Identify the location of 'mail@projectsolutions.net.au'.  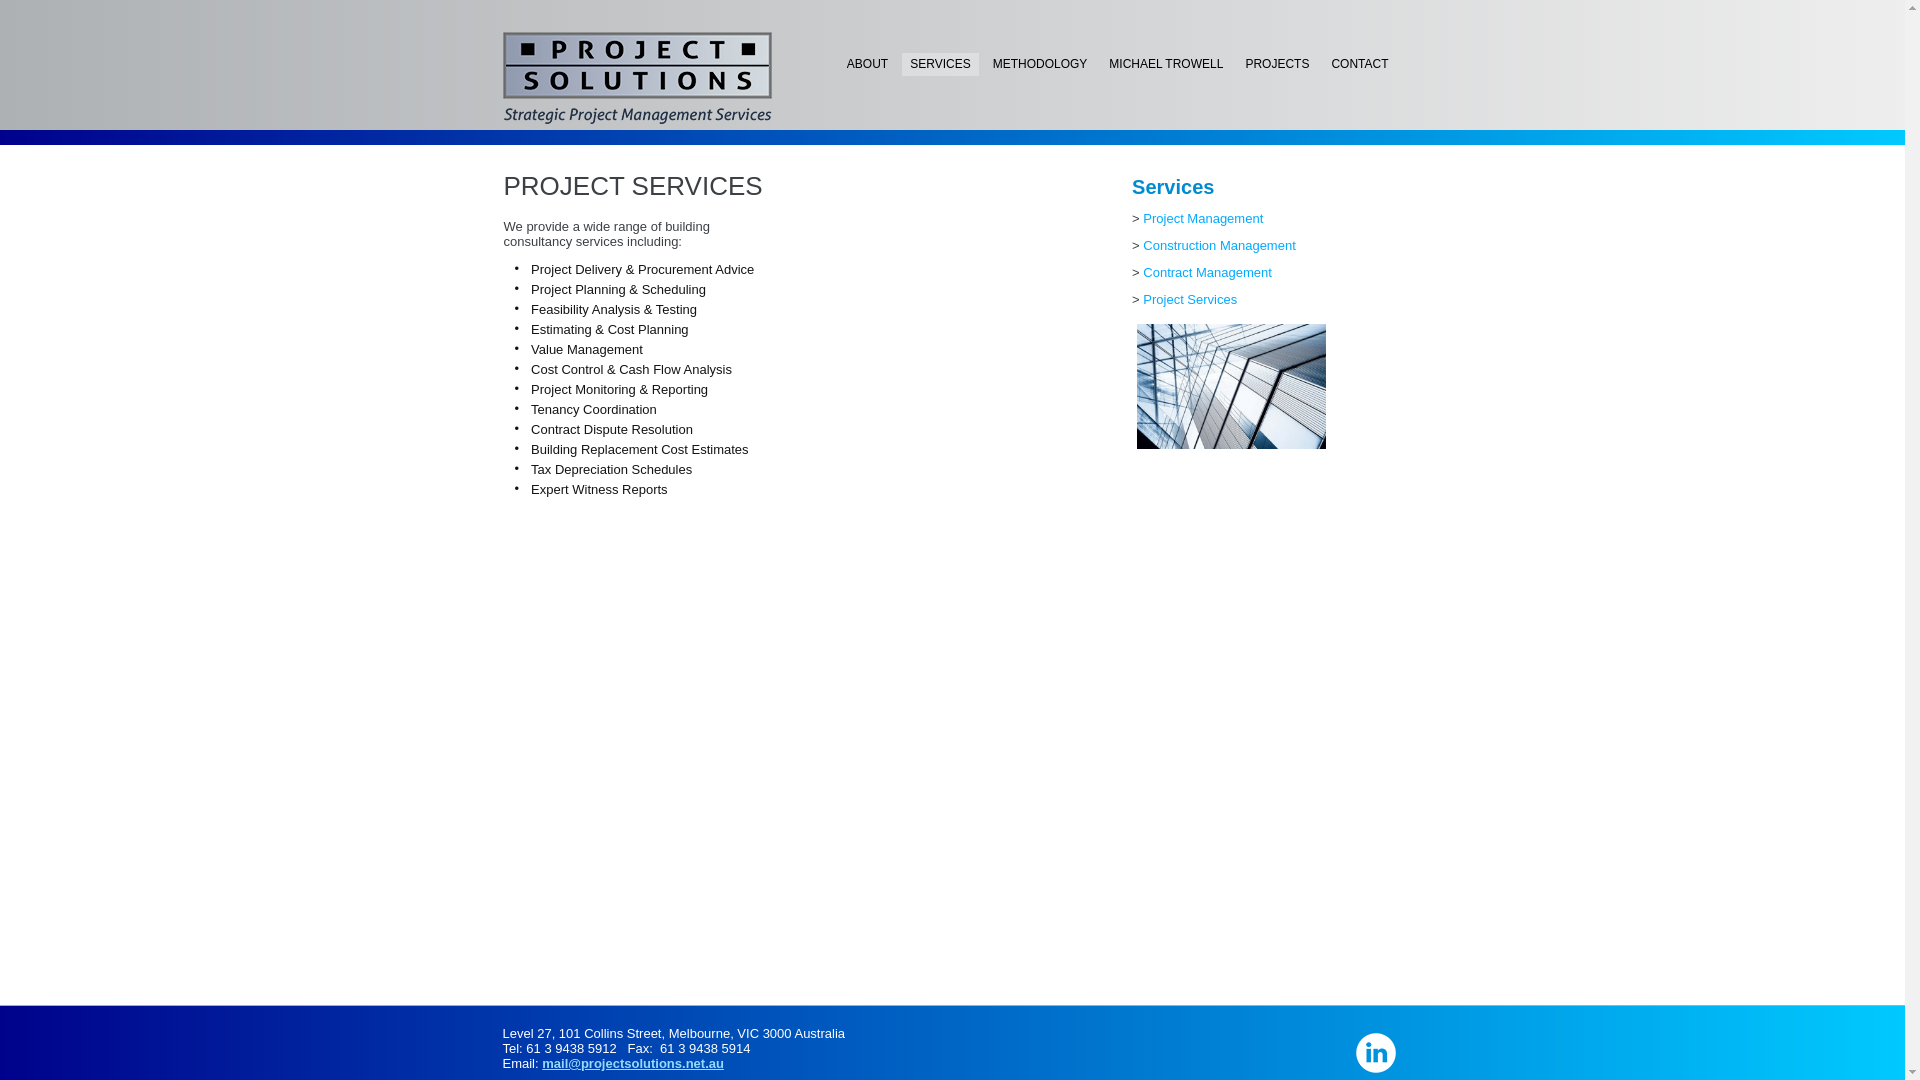
(632, 1062).